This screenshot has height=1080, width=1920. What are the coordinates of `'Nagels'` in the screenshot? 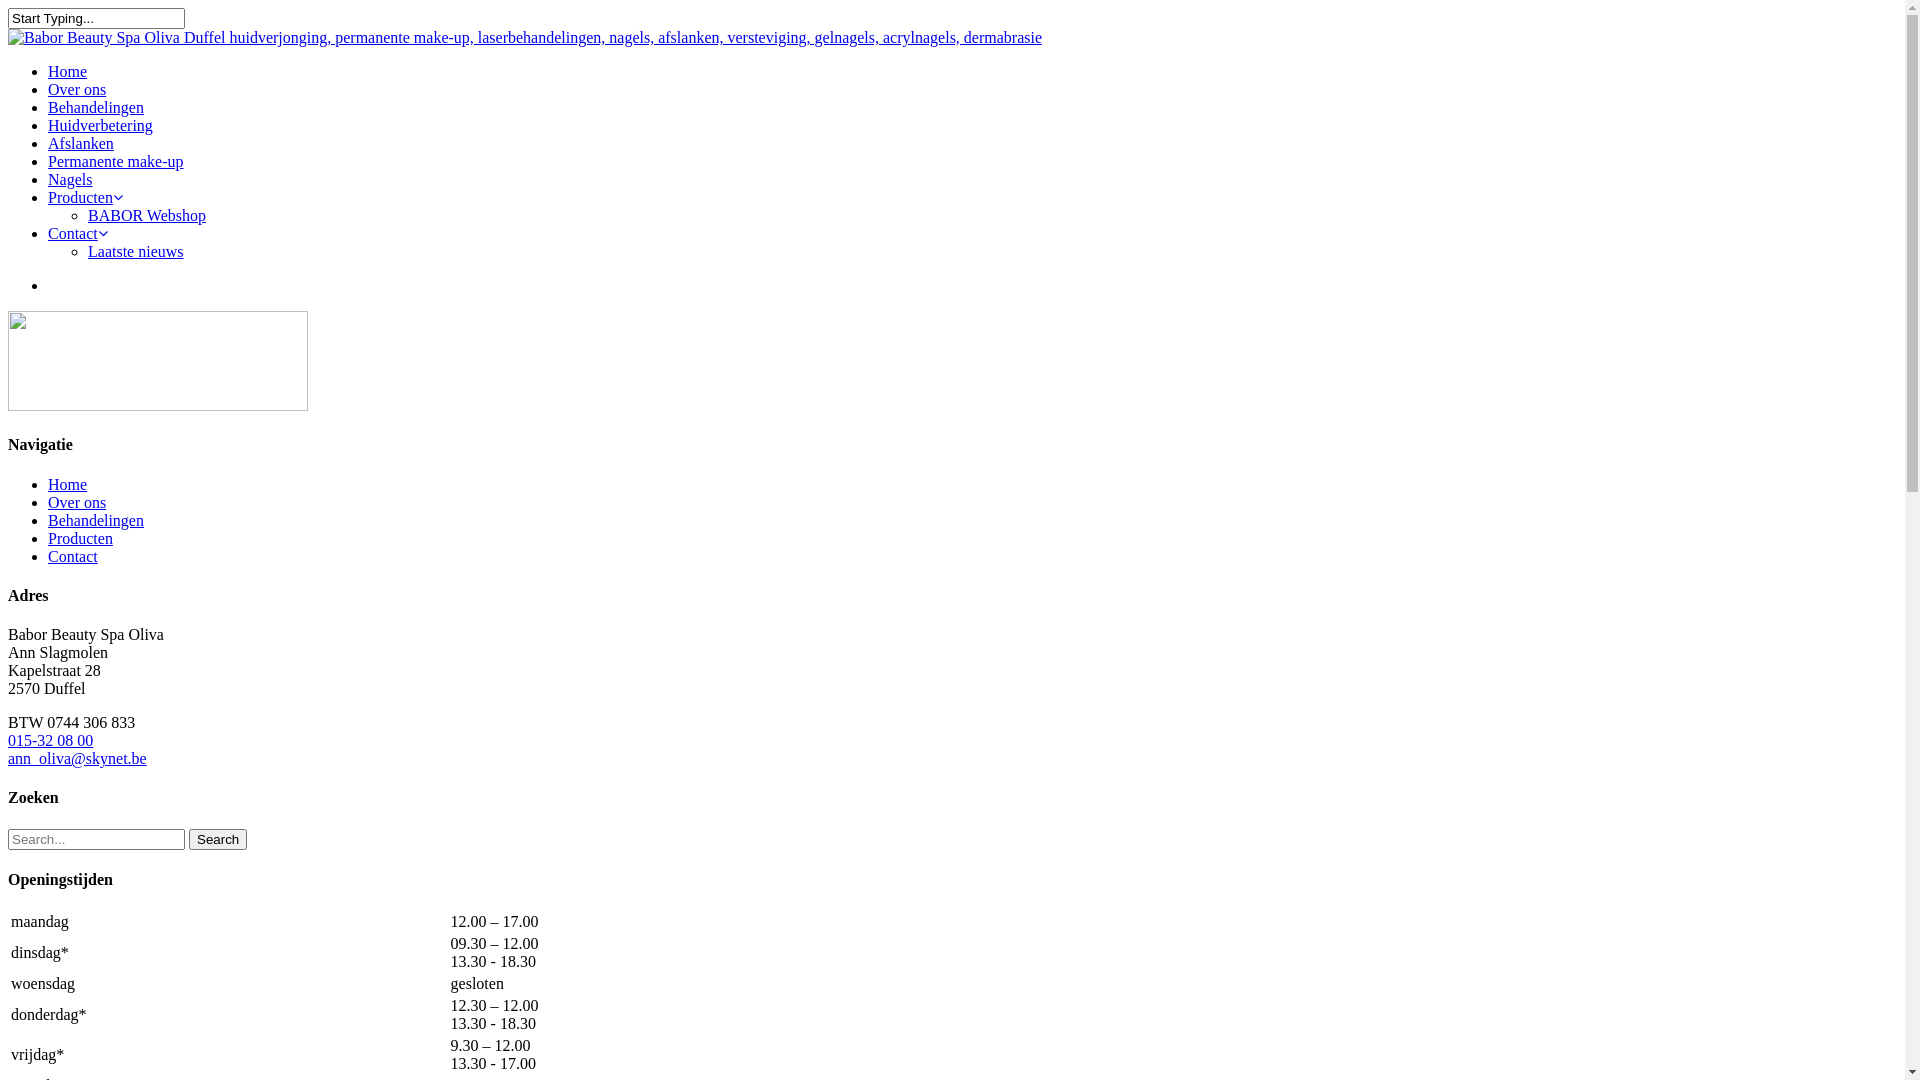 It's located at (70, 178).